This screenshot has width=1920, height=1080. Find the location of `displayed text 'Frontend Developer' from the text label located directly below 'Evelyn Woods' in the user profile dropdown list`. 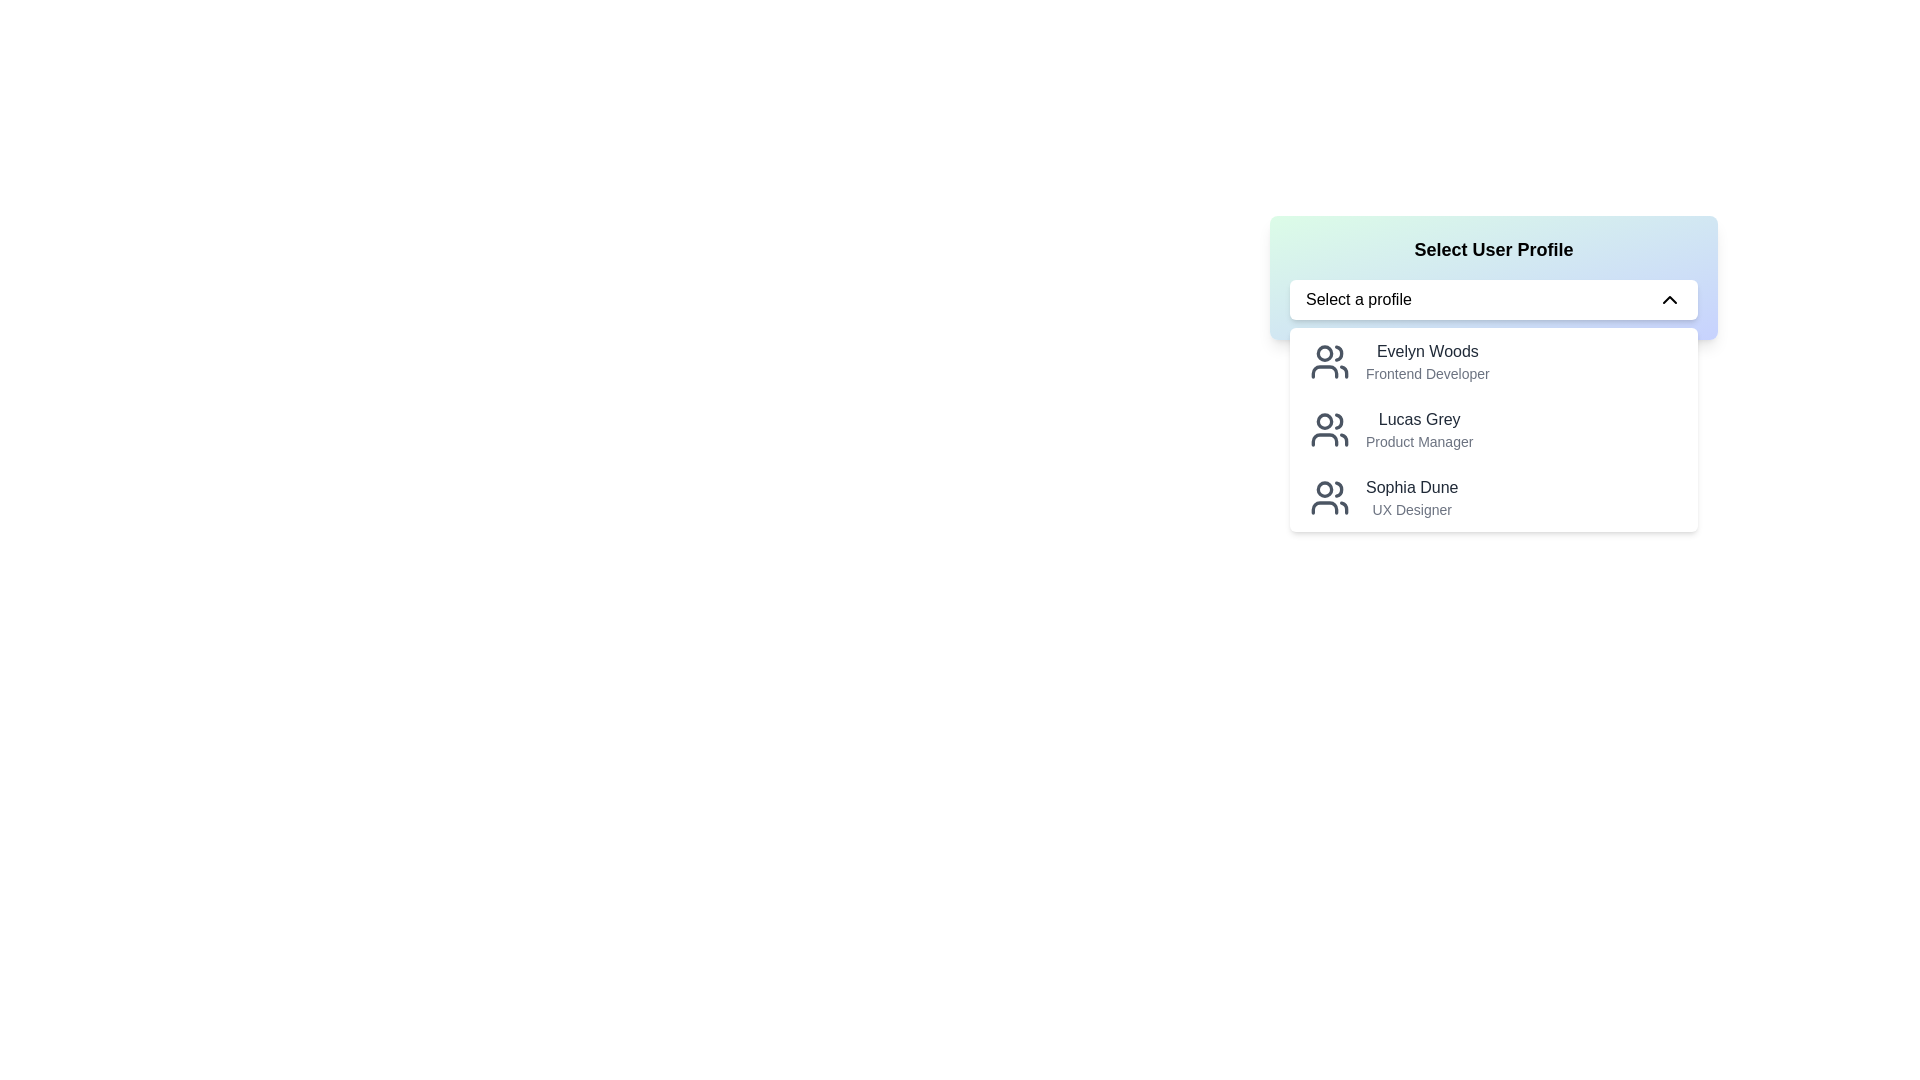

displayed text 'Frontend Developer' from the text label located directly below 'Evelyn Woods' in the user profile dropdown list is located at coordinates (1426, 374).